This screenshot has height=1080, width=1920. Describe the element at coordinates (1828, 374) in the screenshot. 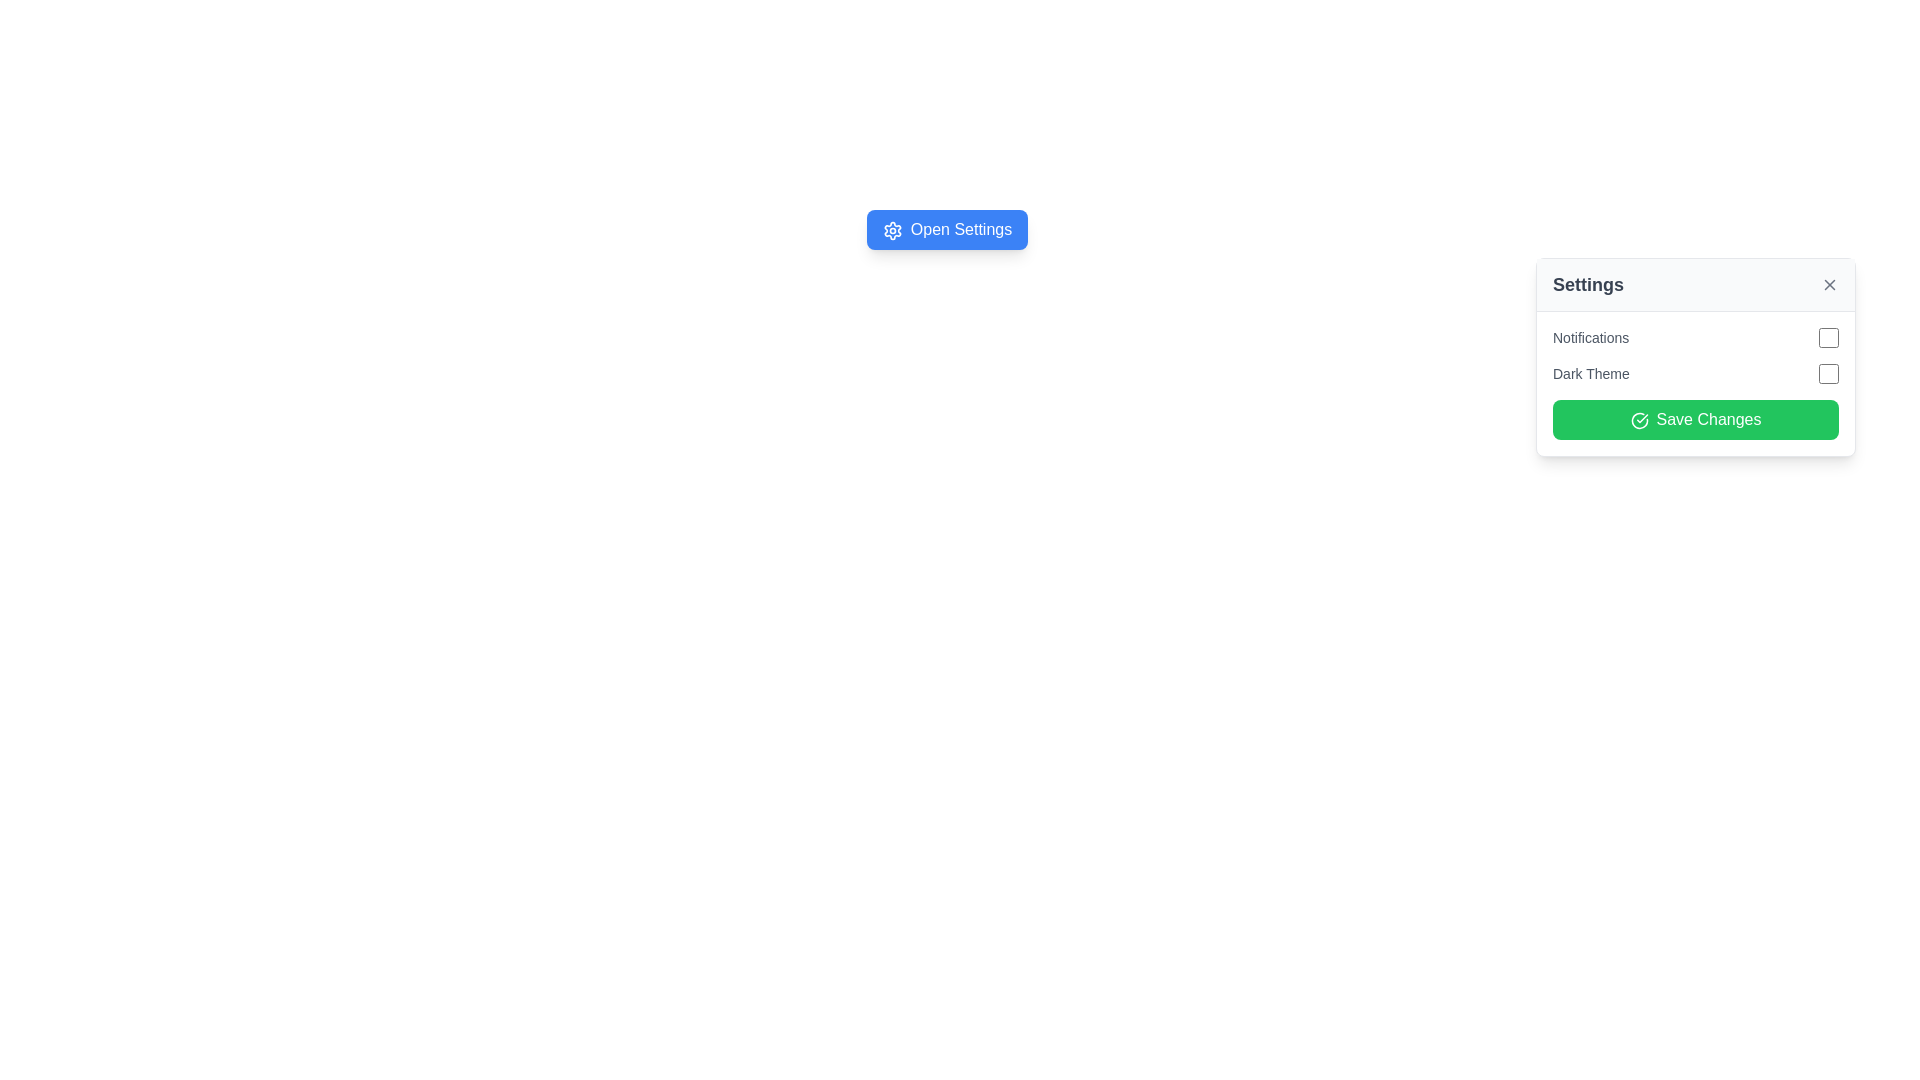

I see `the checkbox styled with a rounded outline beside the 'Dark Theme' label` at that location.